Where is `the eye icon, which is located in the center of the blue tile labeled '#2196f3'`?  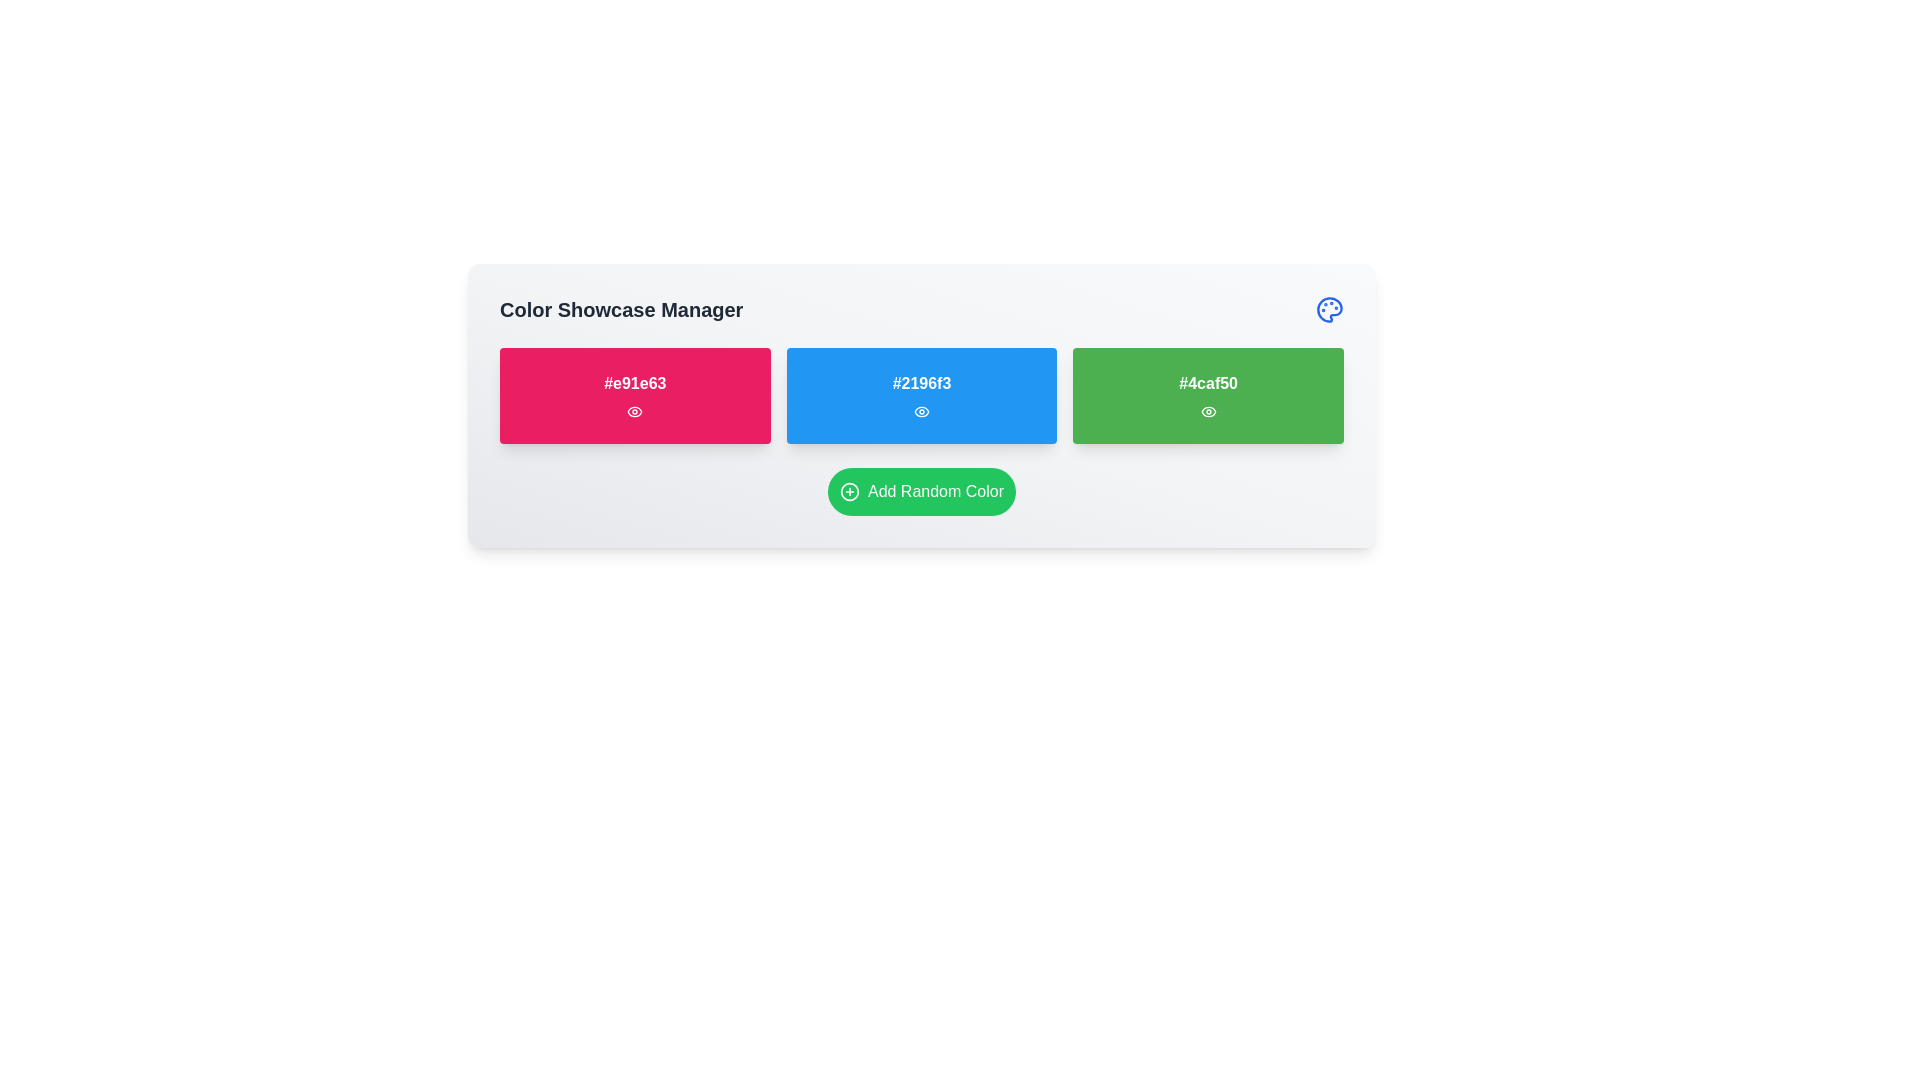
the eye icon, which is located in the center of the blue tile labeled '#2196f3' is located at coordinates (920, 411).